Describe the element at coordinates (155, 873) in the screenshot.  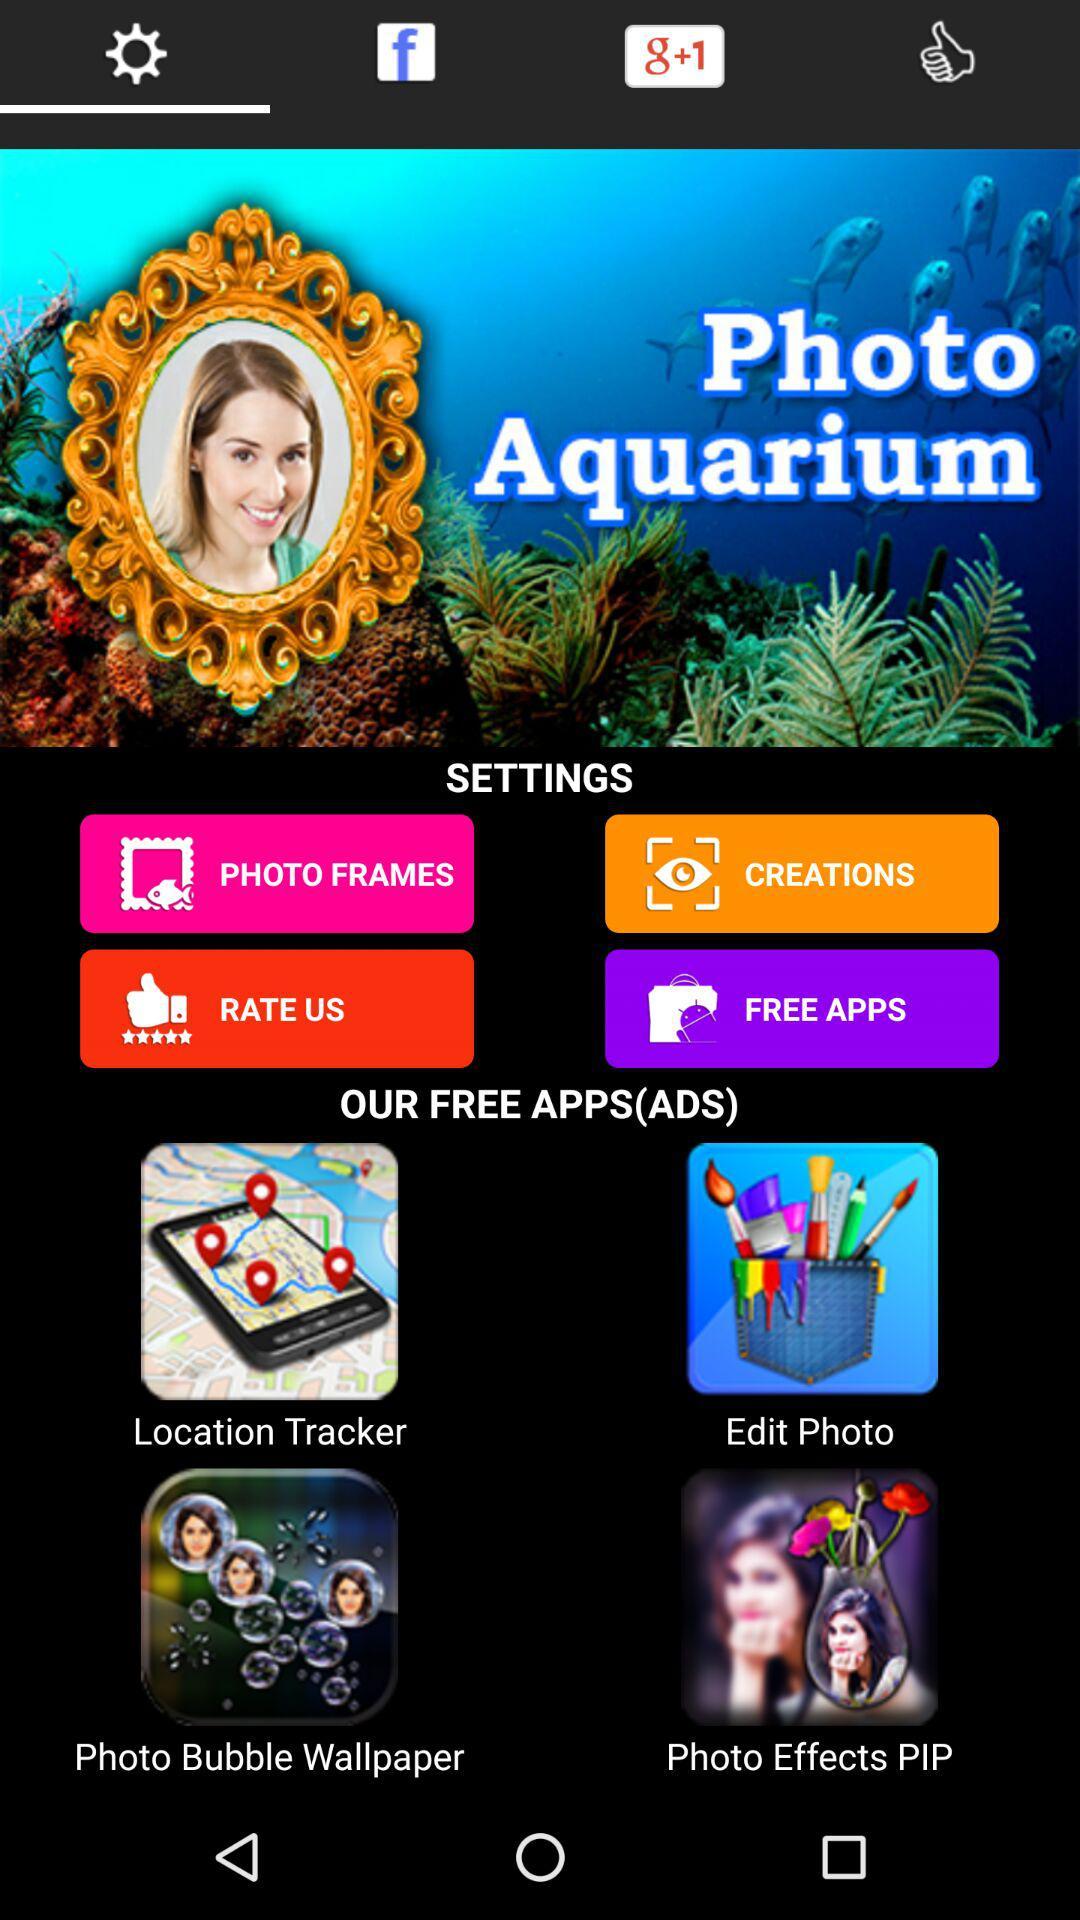
I see `edit photo` at that location.